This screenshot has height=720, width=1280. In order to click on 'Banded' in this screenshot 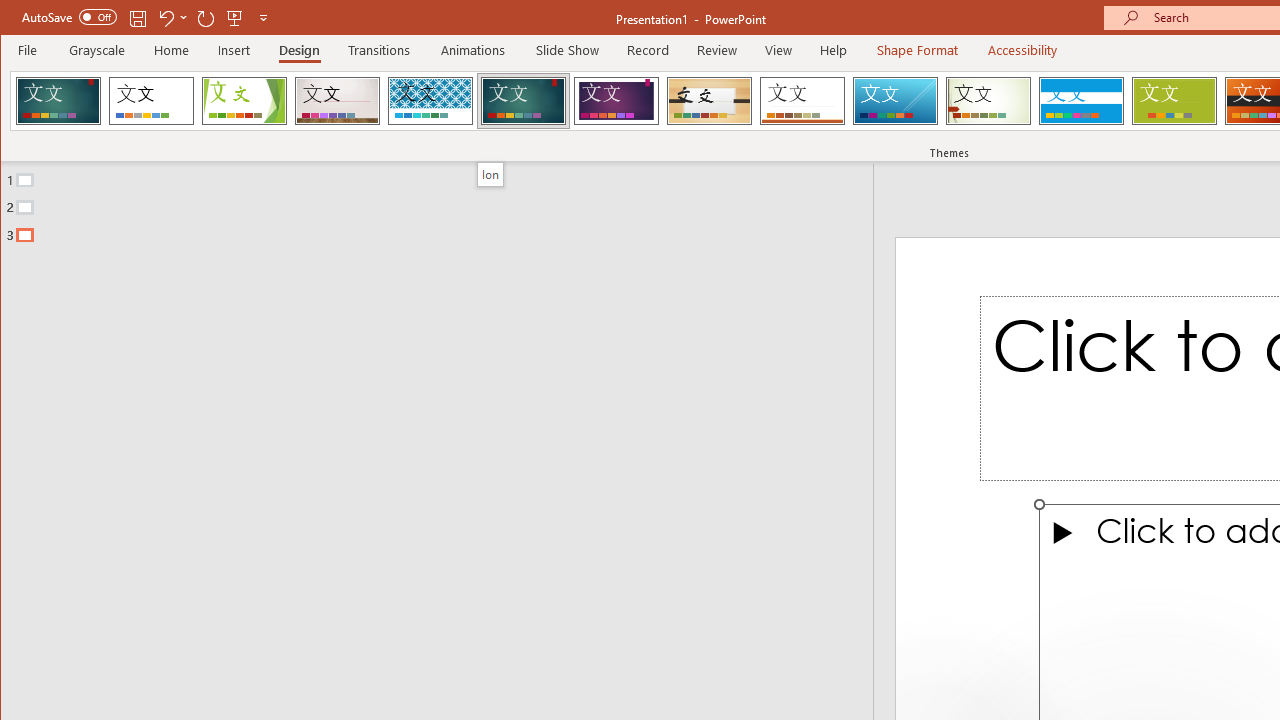, I will do `click(1080, 100)`.